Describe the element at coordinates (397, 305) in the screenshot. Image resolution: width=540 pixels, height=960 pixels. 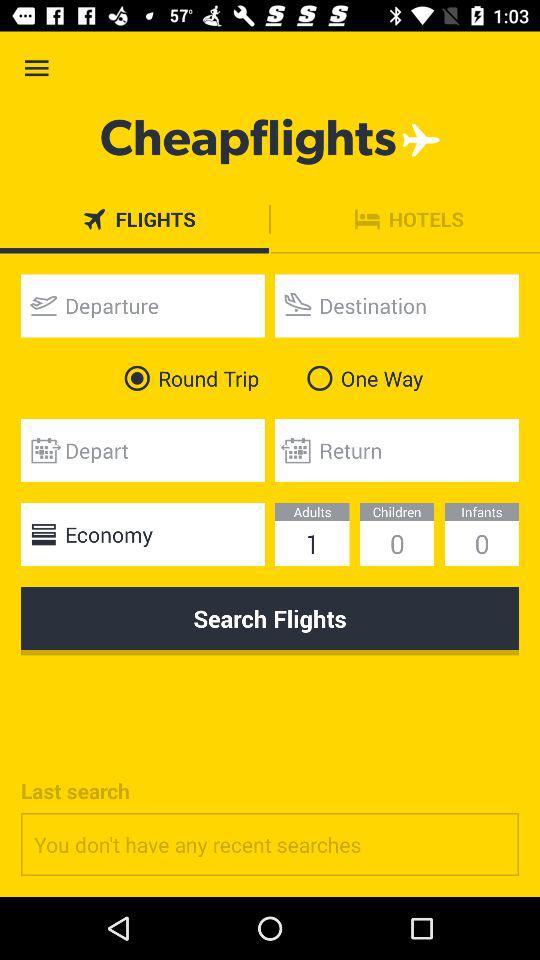
I see `text box to enter destination airport` at that location.